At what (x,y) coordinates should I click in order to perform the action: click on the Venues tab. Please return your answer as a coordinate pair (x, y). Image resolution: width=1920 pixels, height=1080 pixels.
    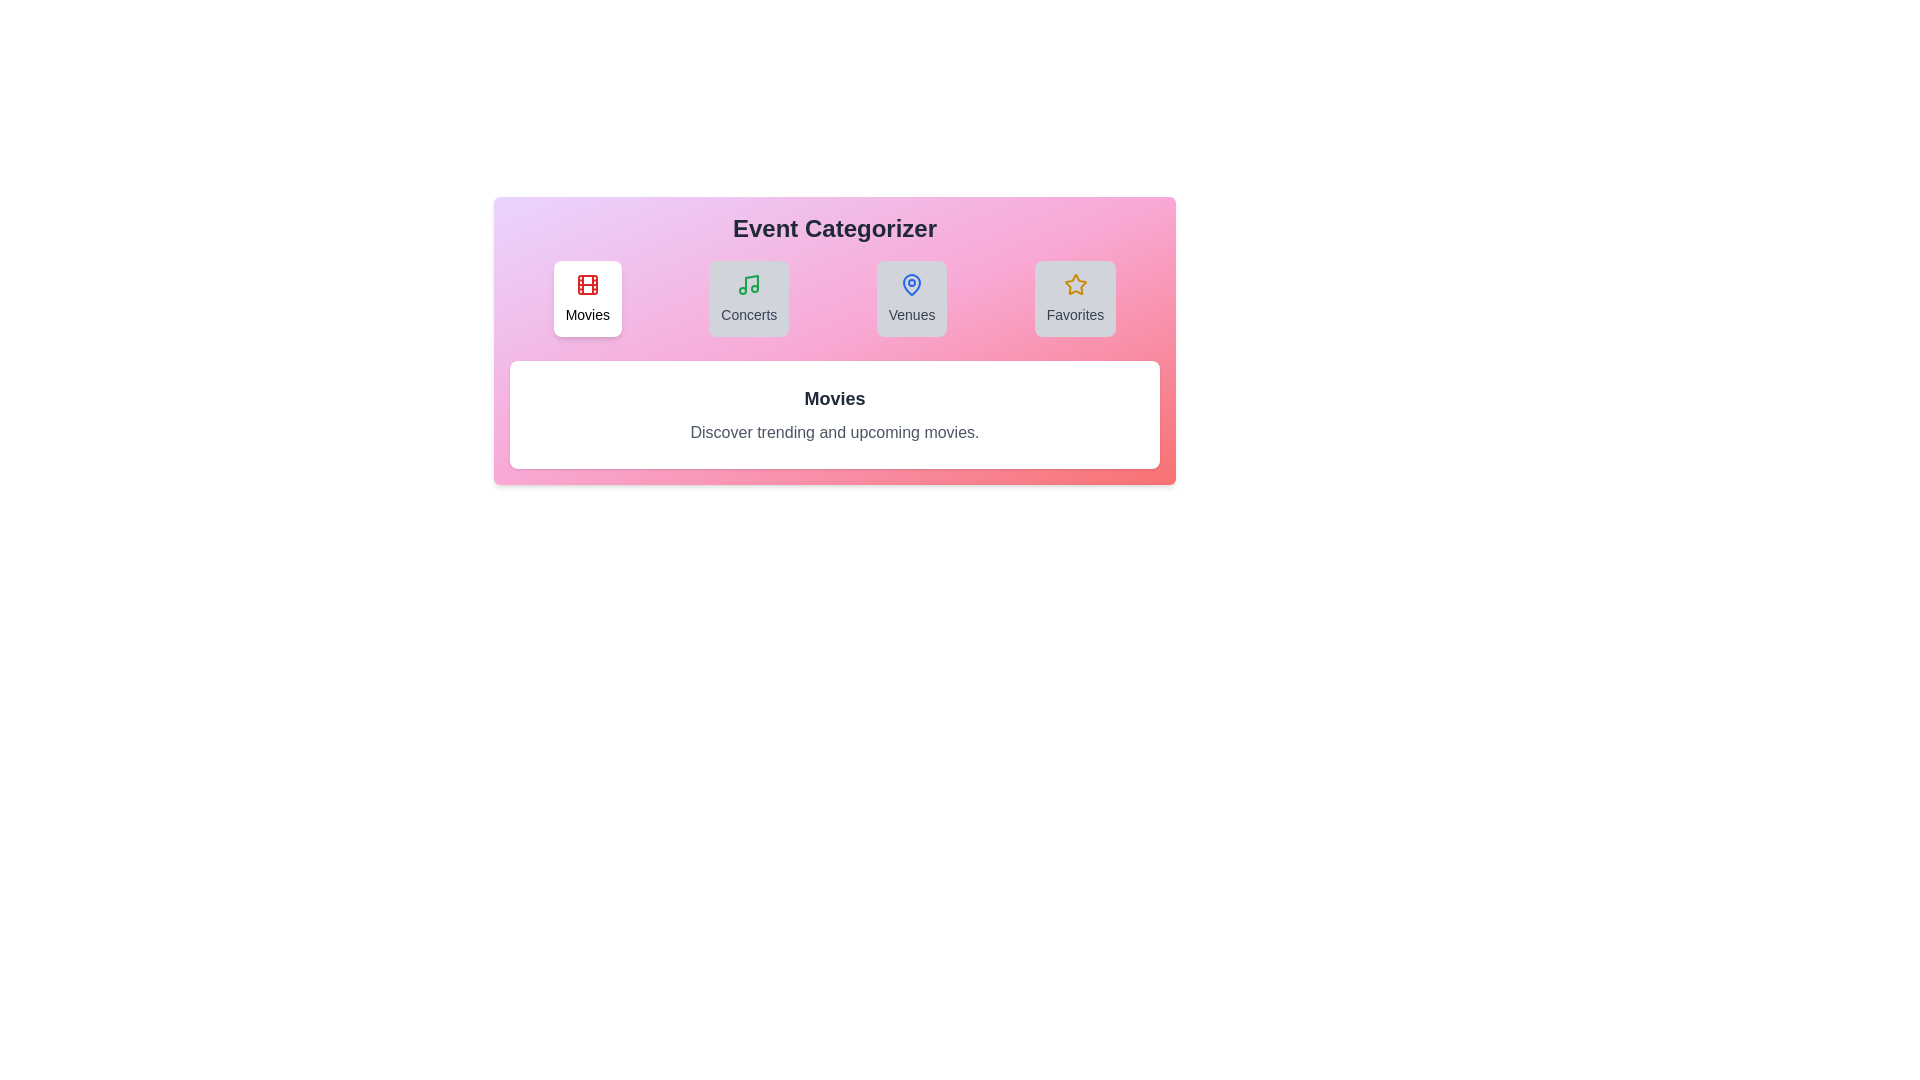
    Looking at the image, I should click on (911, 299).